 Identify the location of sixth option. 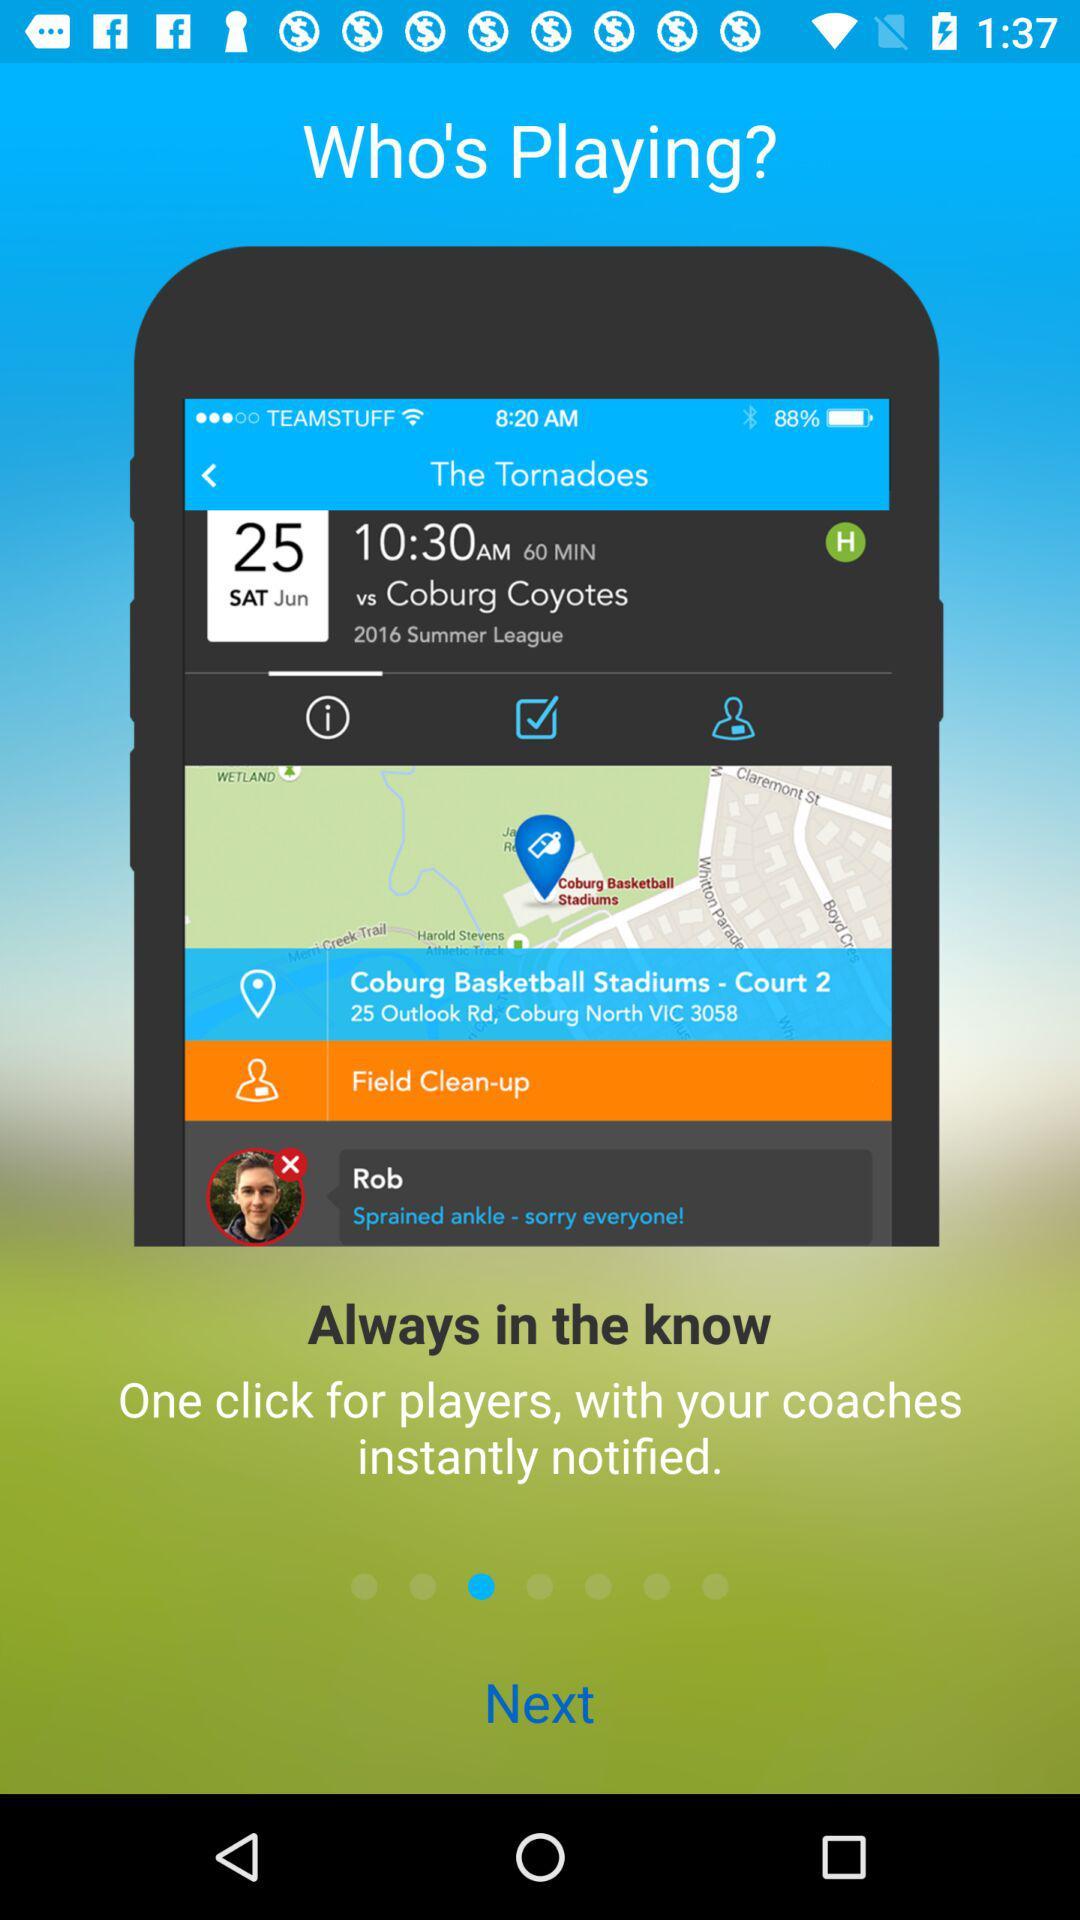
(656, 1585).